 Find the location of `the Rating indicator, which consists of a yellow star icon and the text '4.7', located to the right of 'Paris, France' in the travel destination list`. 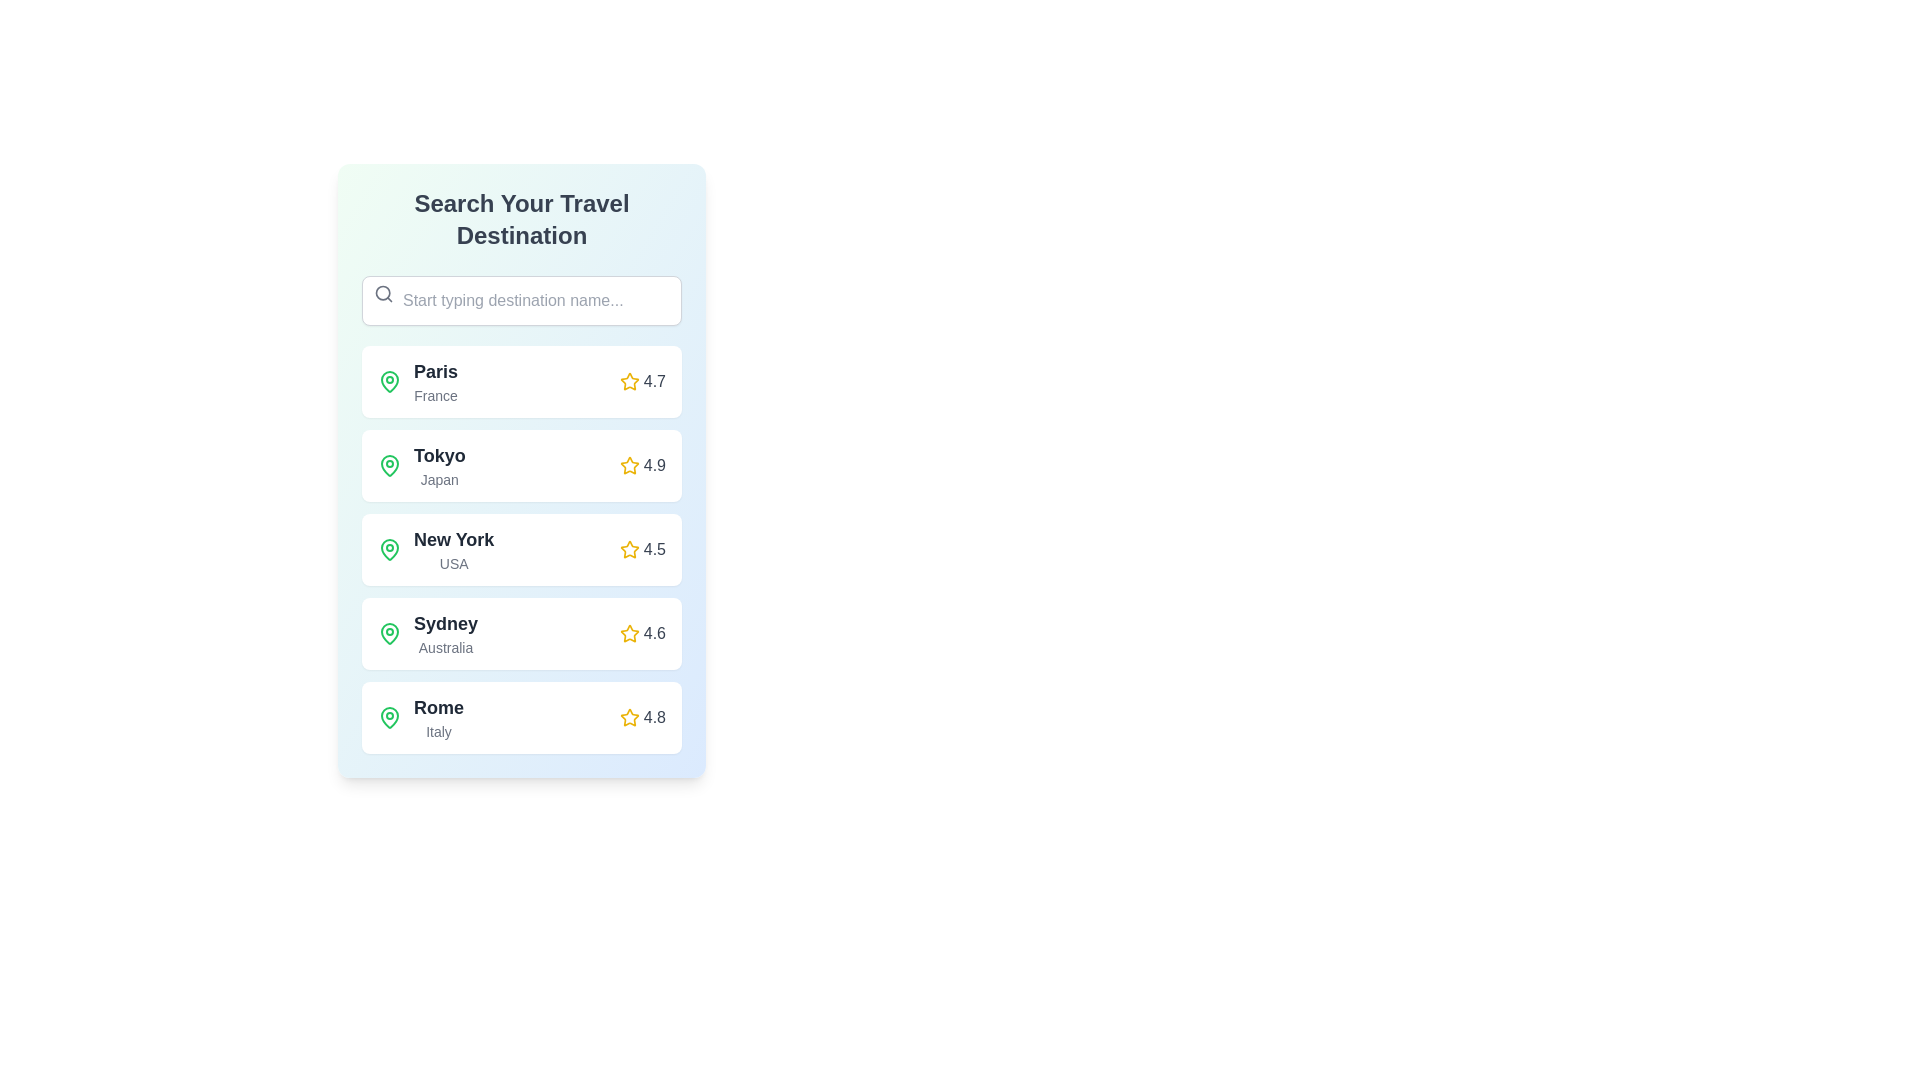

the Rating indicator, which consists of a yellow star icon and the text '4.7', located to the right of 'Paris, France' in the travel destination list is located at coordinates (642, 381).